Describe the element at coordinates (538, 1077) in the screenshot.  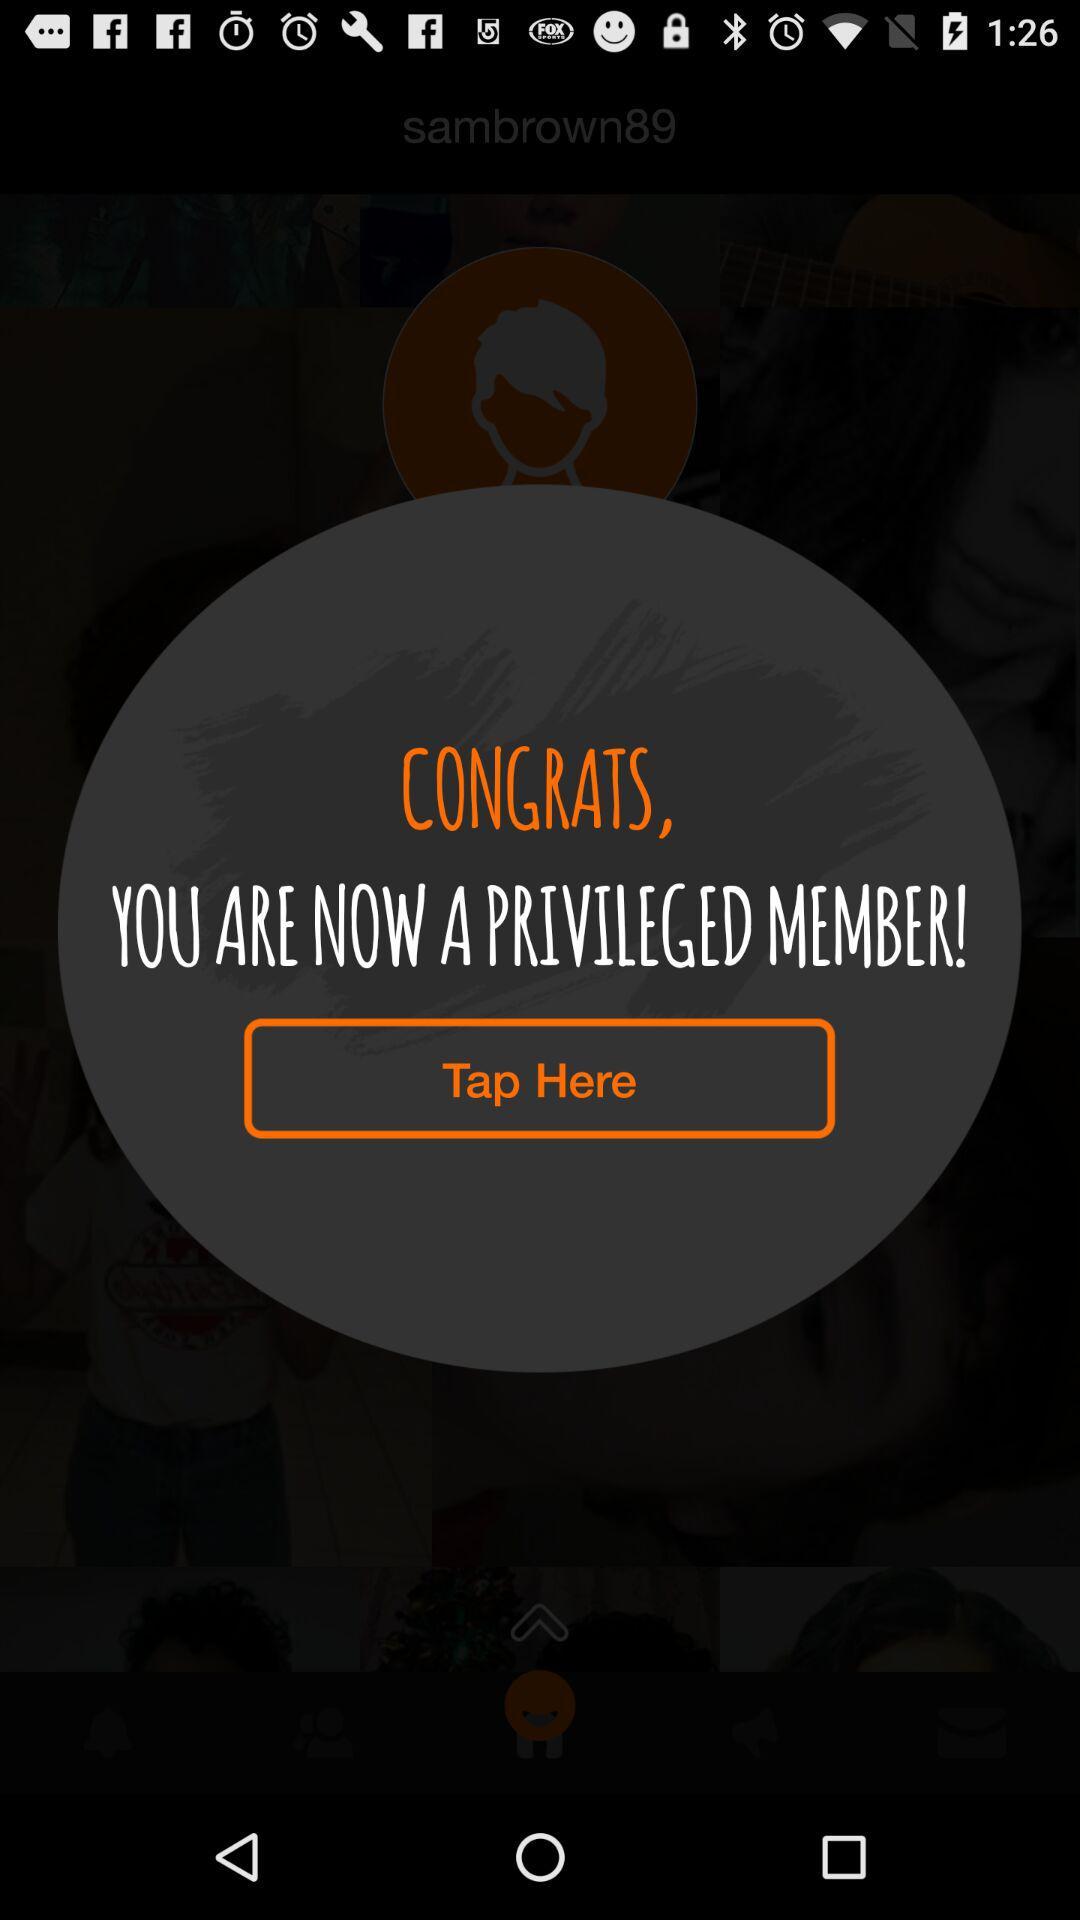
I see `the tap here item` at that location.